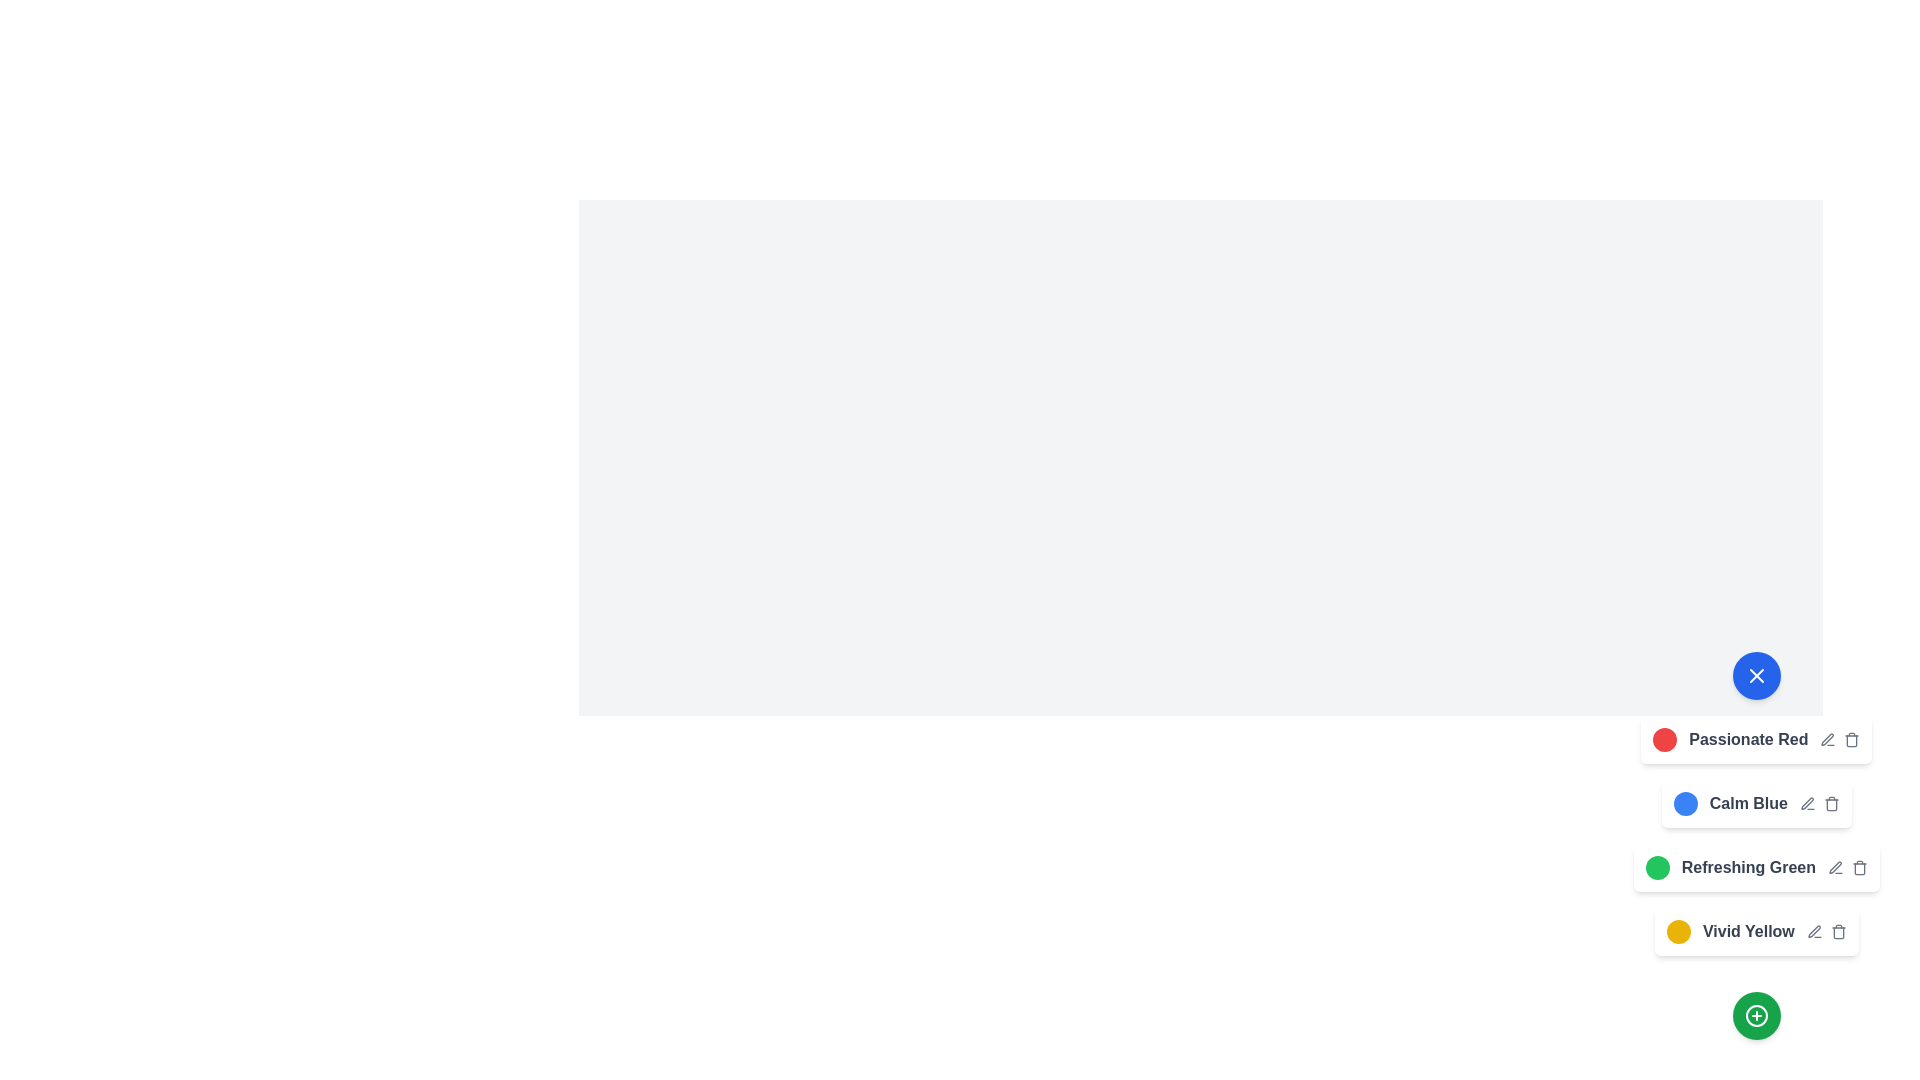  Describe the element at coordinates (1678, 932) in the screenshot. I see `the color theme Vivid Yellow from the list` at that location.